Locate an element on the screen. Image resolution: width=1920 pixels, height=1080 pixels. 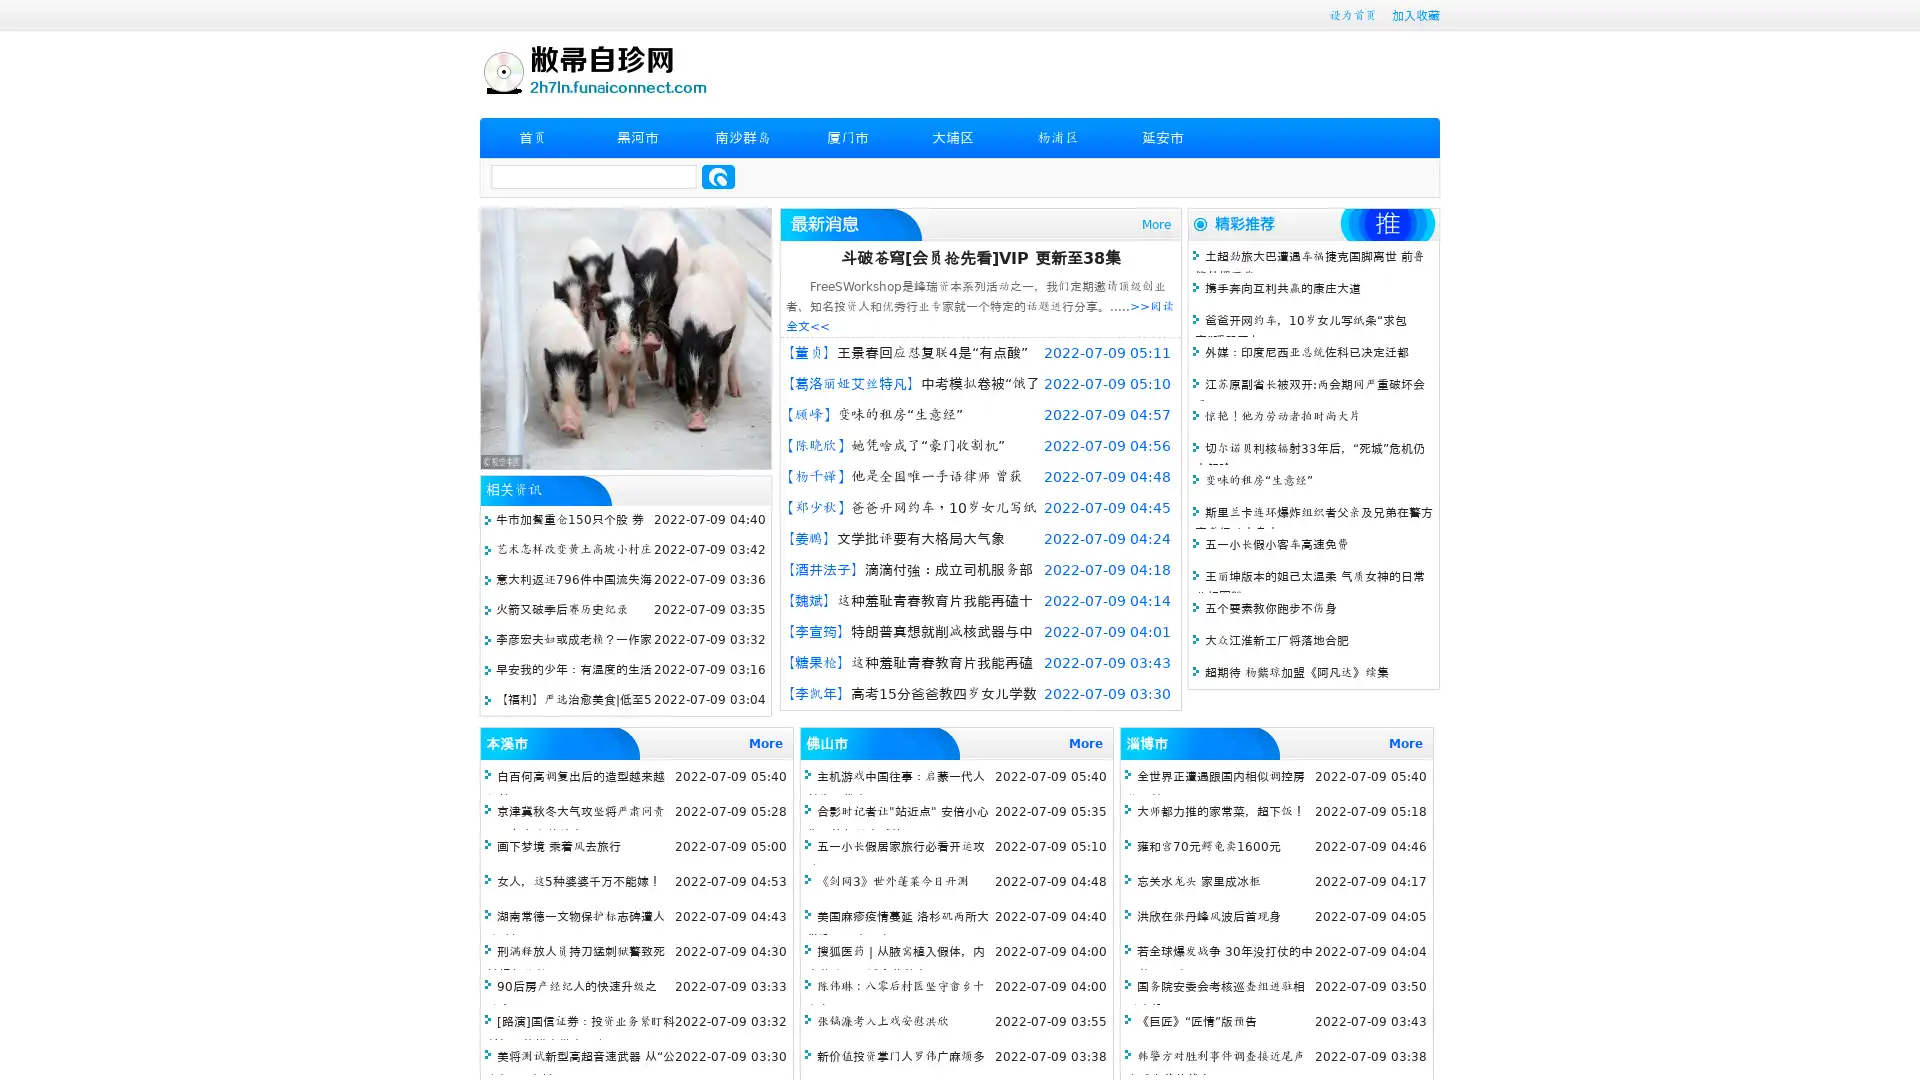
Search is located at coordinates (718, 176).